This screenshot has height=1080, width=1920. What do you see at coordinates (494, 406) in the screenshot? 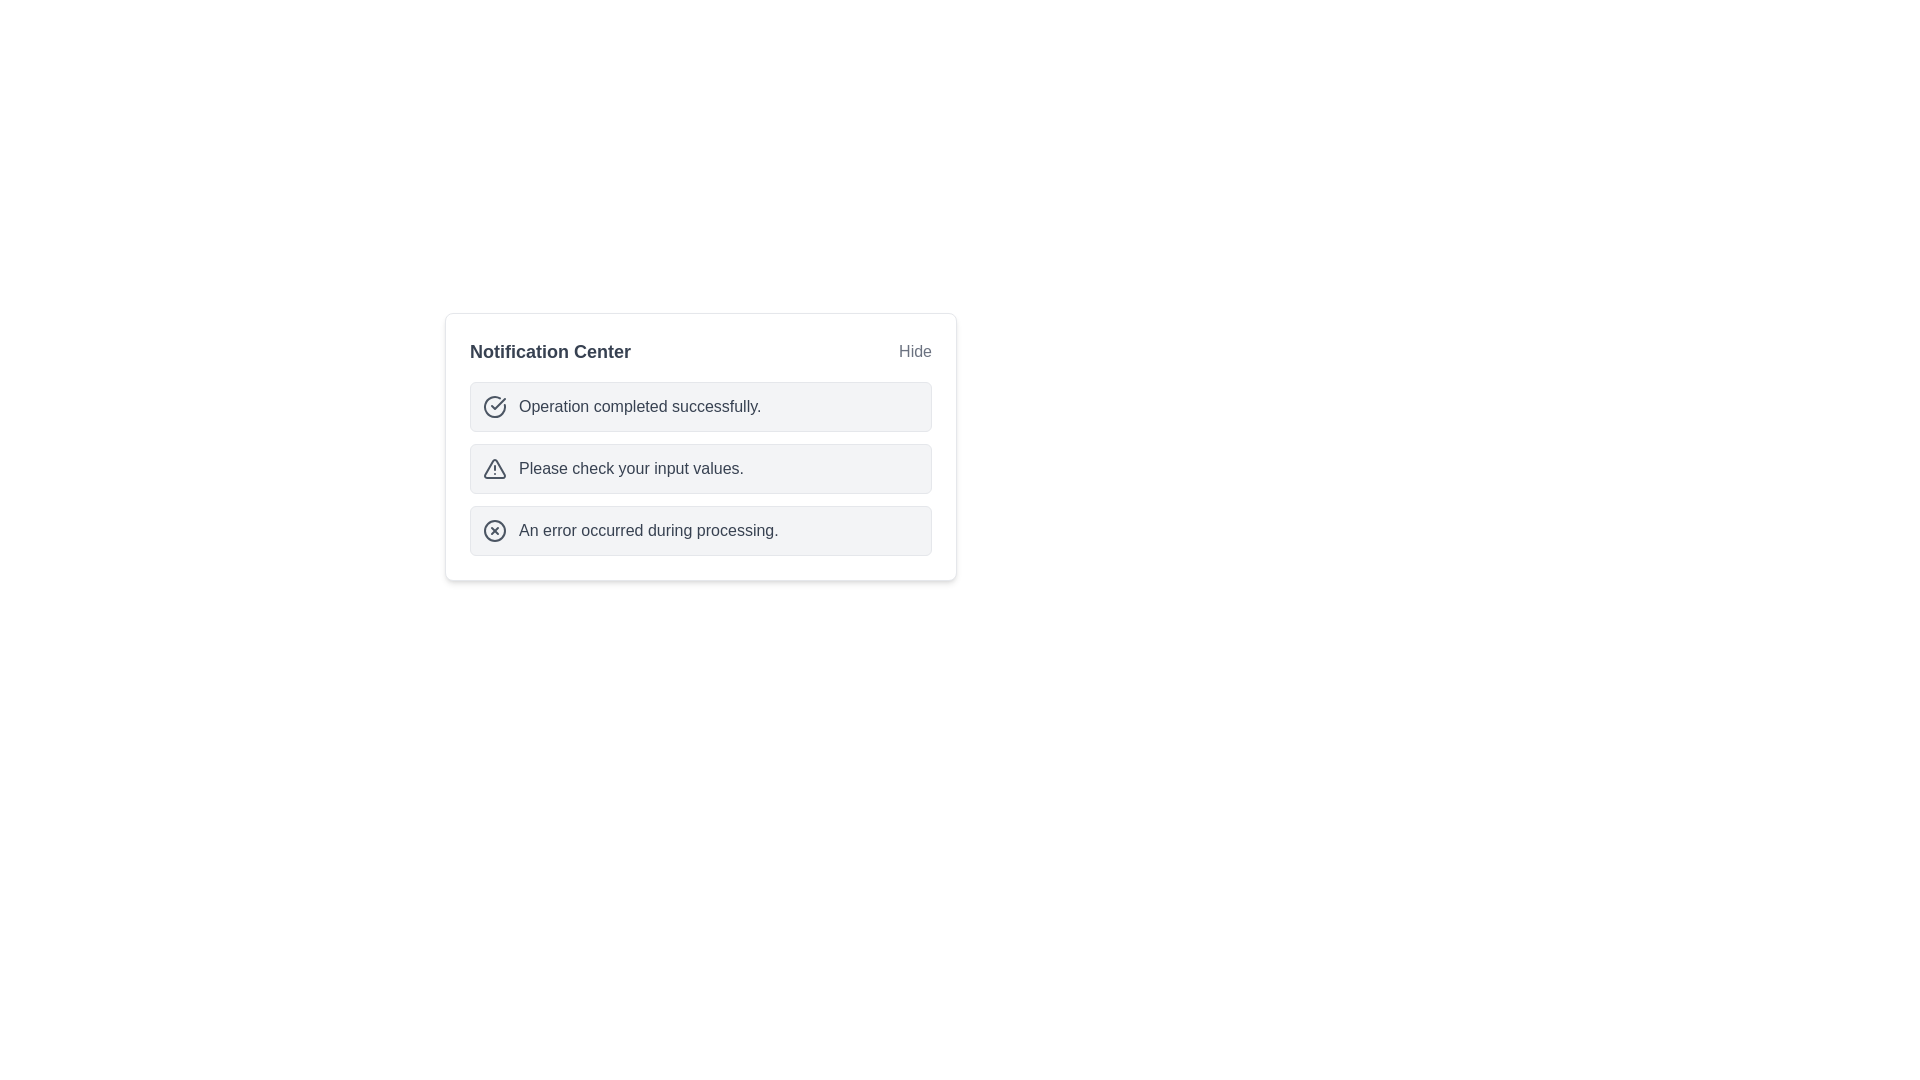
I see `the success icon located within the notification card at the top of the Notification Center` at bounding box center [494, 406].